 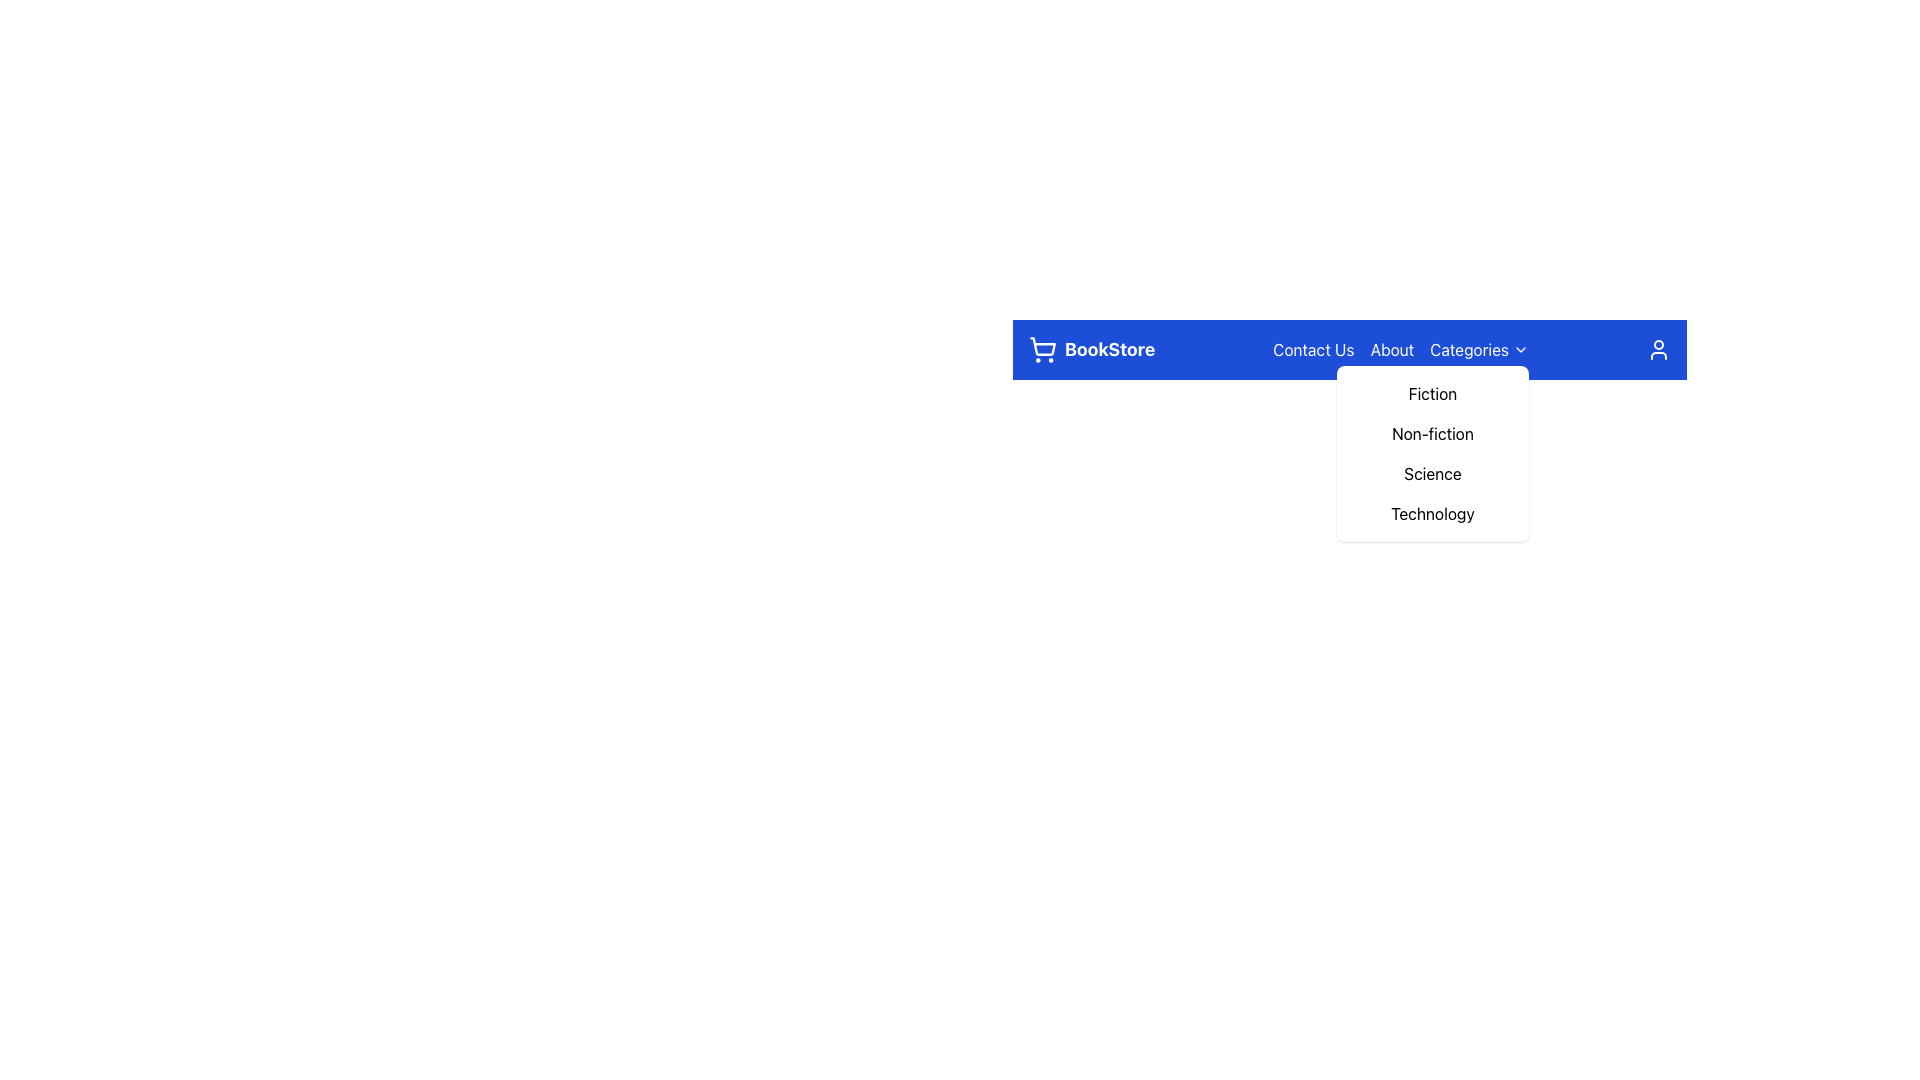 I want to click on the 'Contact Us' text link, which is styled in white font on a blue background and positioned to the right of the 'BookStore' logo, so click(x=1313, y=349).